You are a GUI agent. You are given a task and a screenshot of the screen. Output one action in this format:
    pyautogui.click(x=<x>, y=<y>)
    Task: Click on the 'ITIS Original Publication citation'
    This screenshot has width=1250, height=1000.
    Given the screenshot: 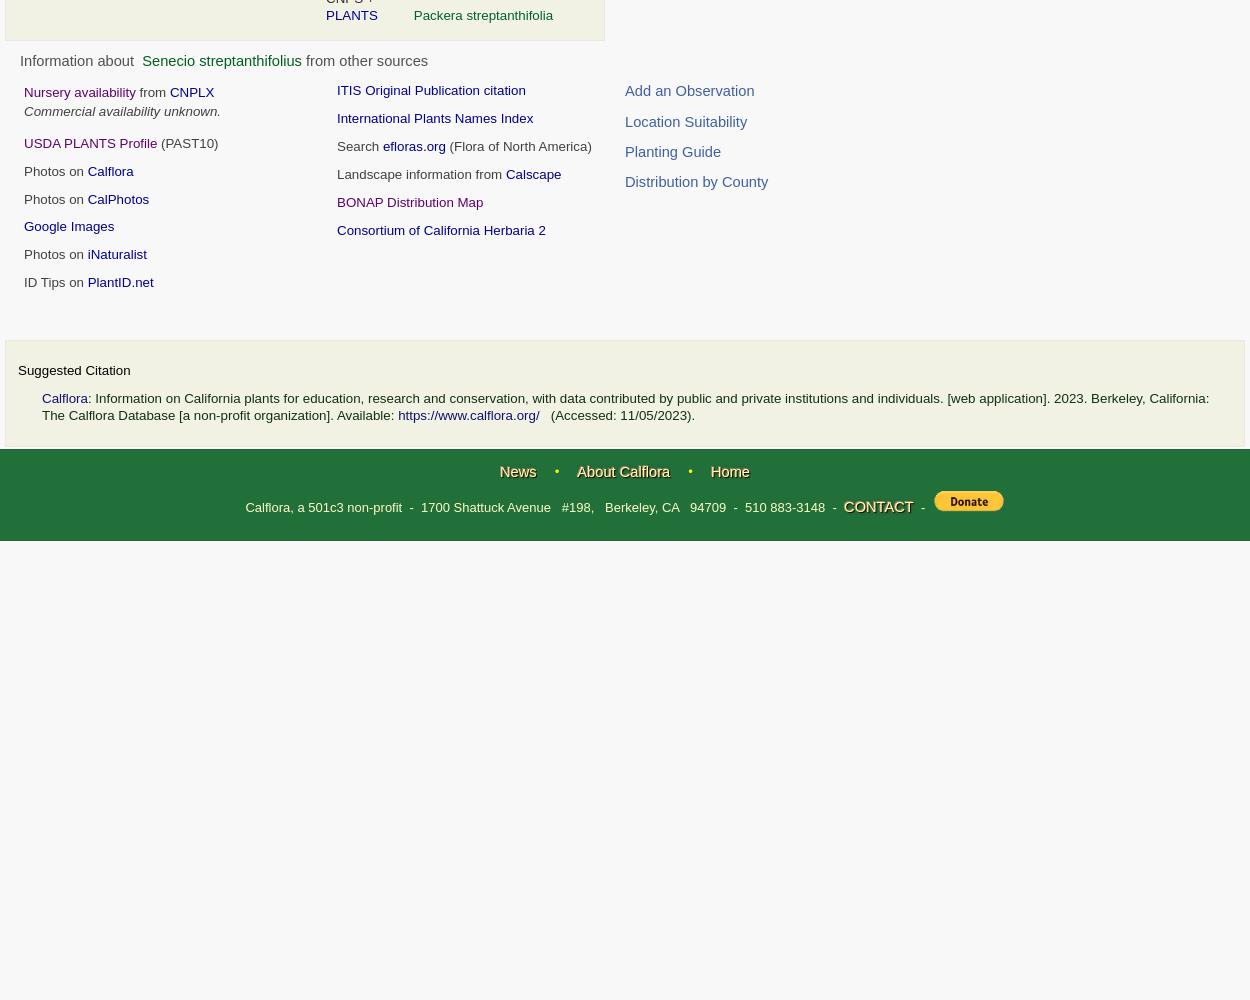 What is the action you would take?
    pyautogui.click(x=431, y=89)
    